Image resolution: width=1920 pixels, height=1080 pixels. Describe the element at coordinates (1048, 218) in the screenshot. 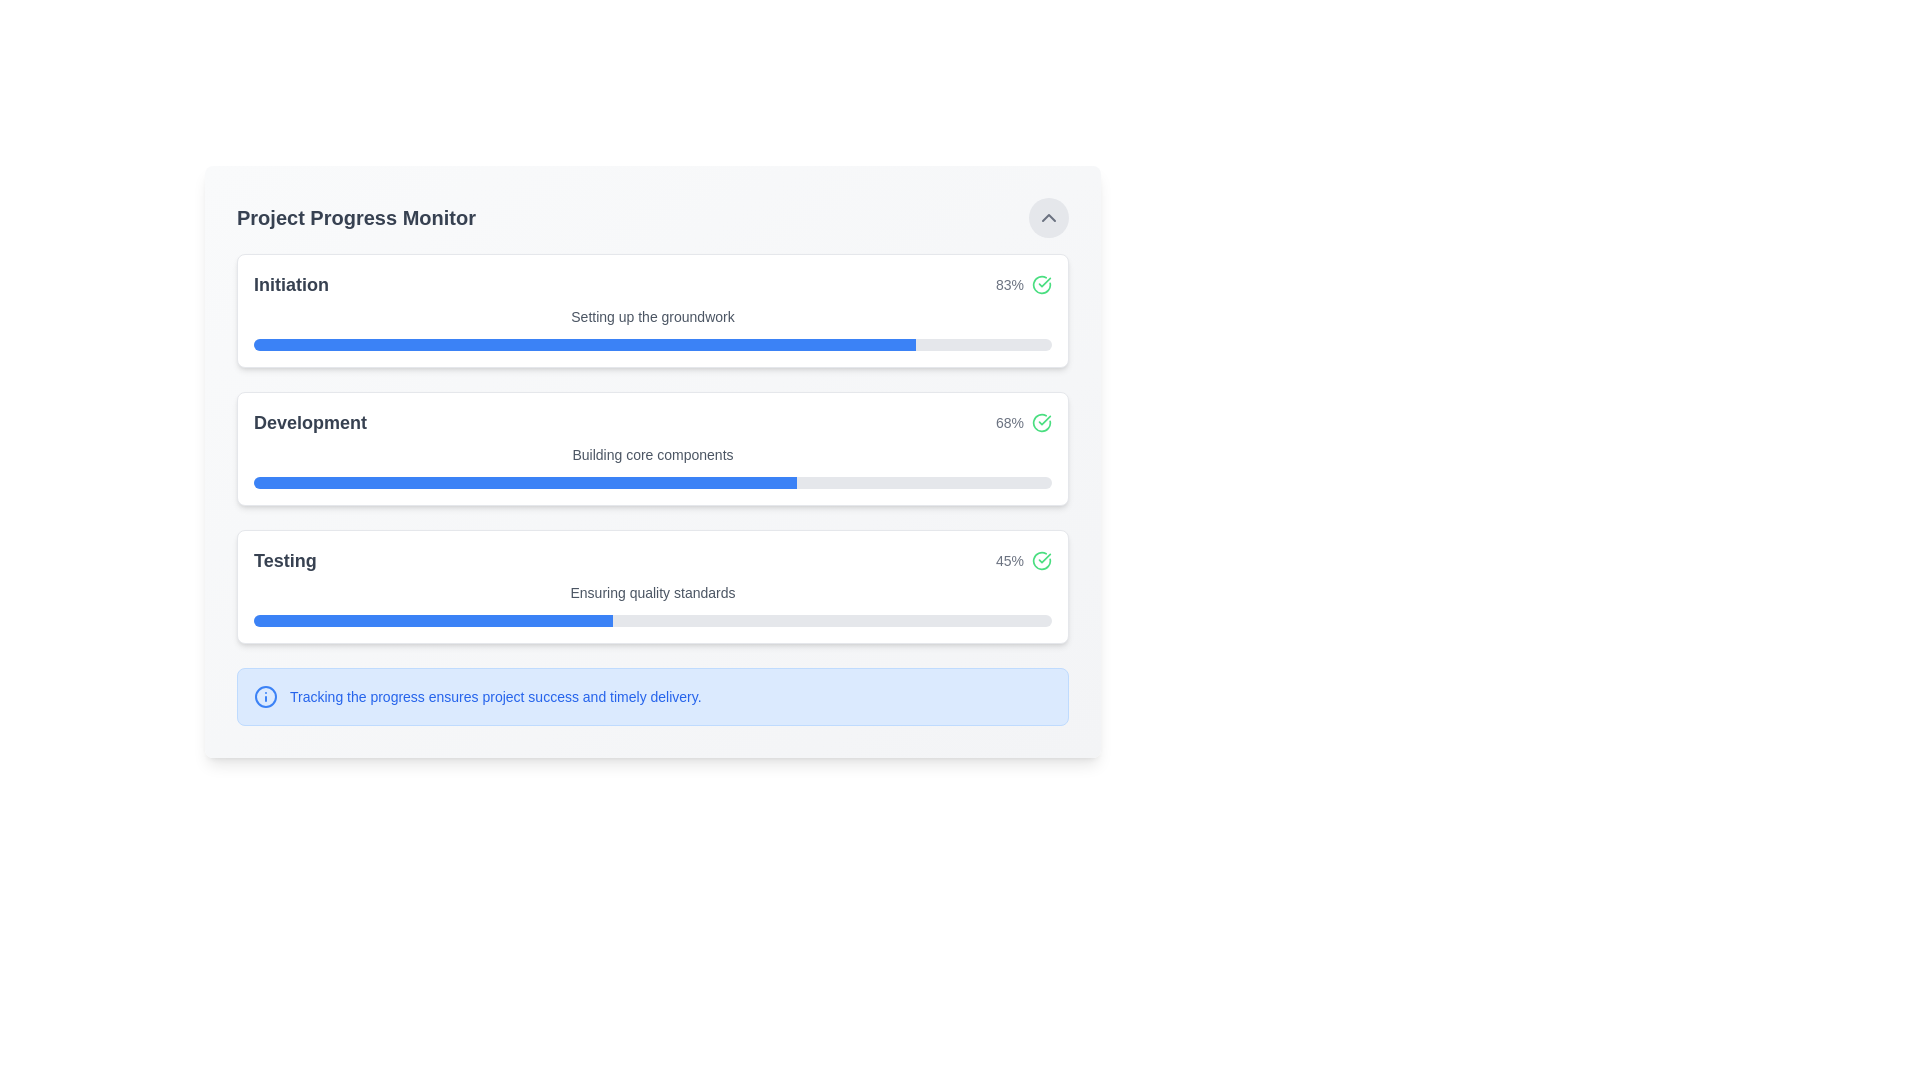

I see `the circular button with a gray background located in the top-right corner of the header section to minimize or collapse the progress tracker section below it` at that location.